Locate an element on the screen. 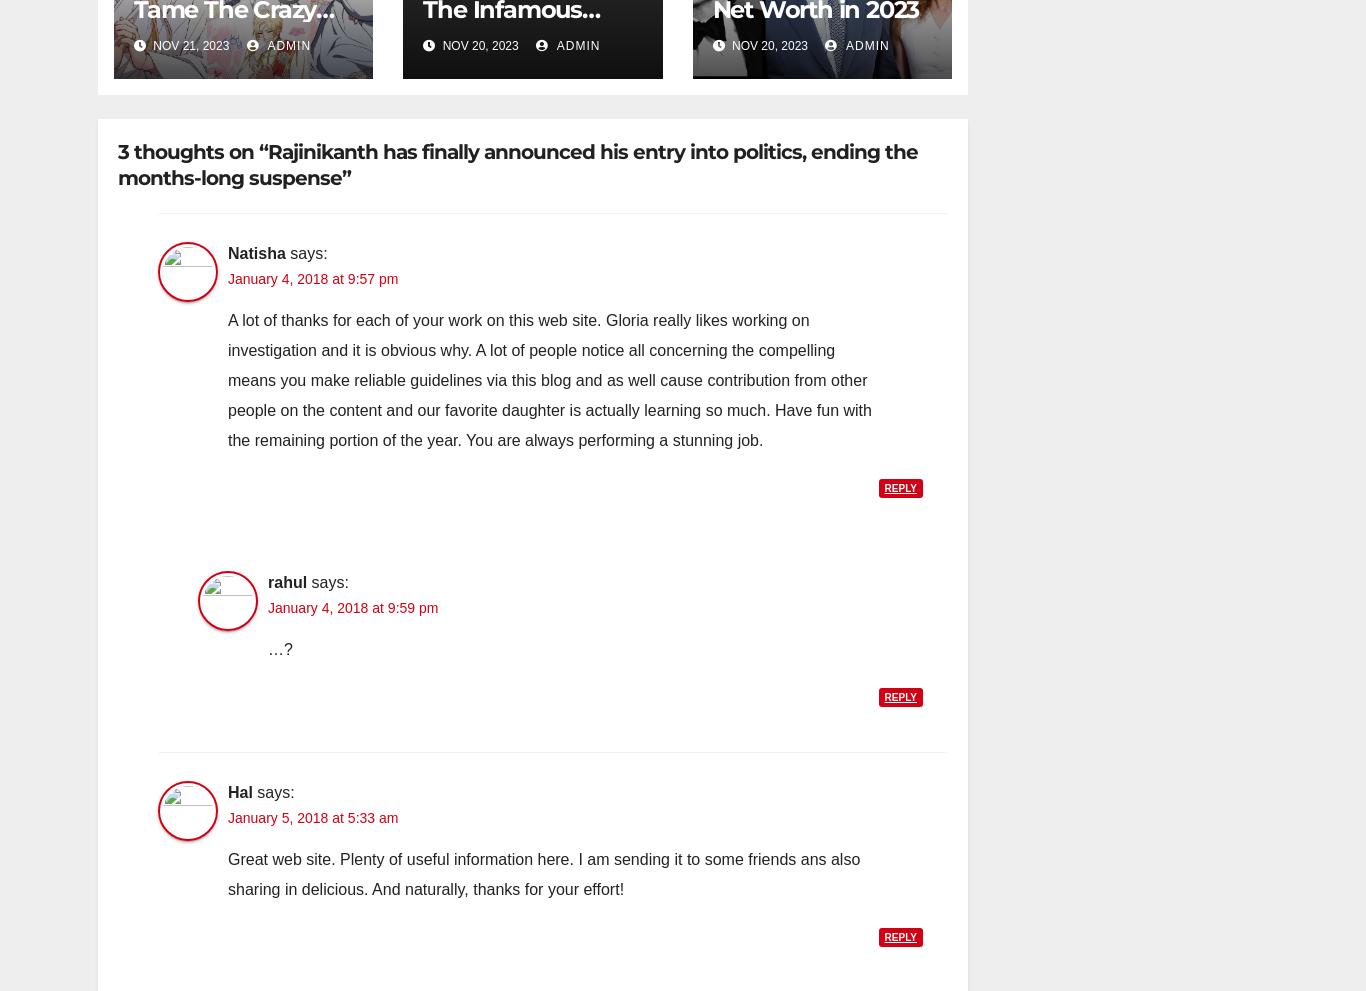 Image resolution: width=1366 pixels, height=991 pixels. '…?' is located at coordinates (280, 648).